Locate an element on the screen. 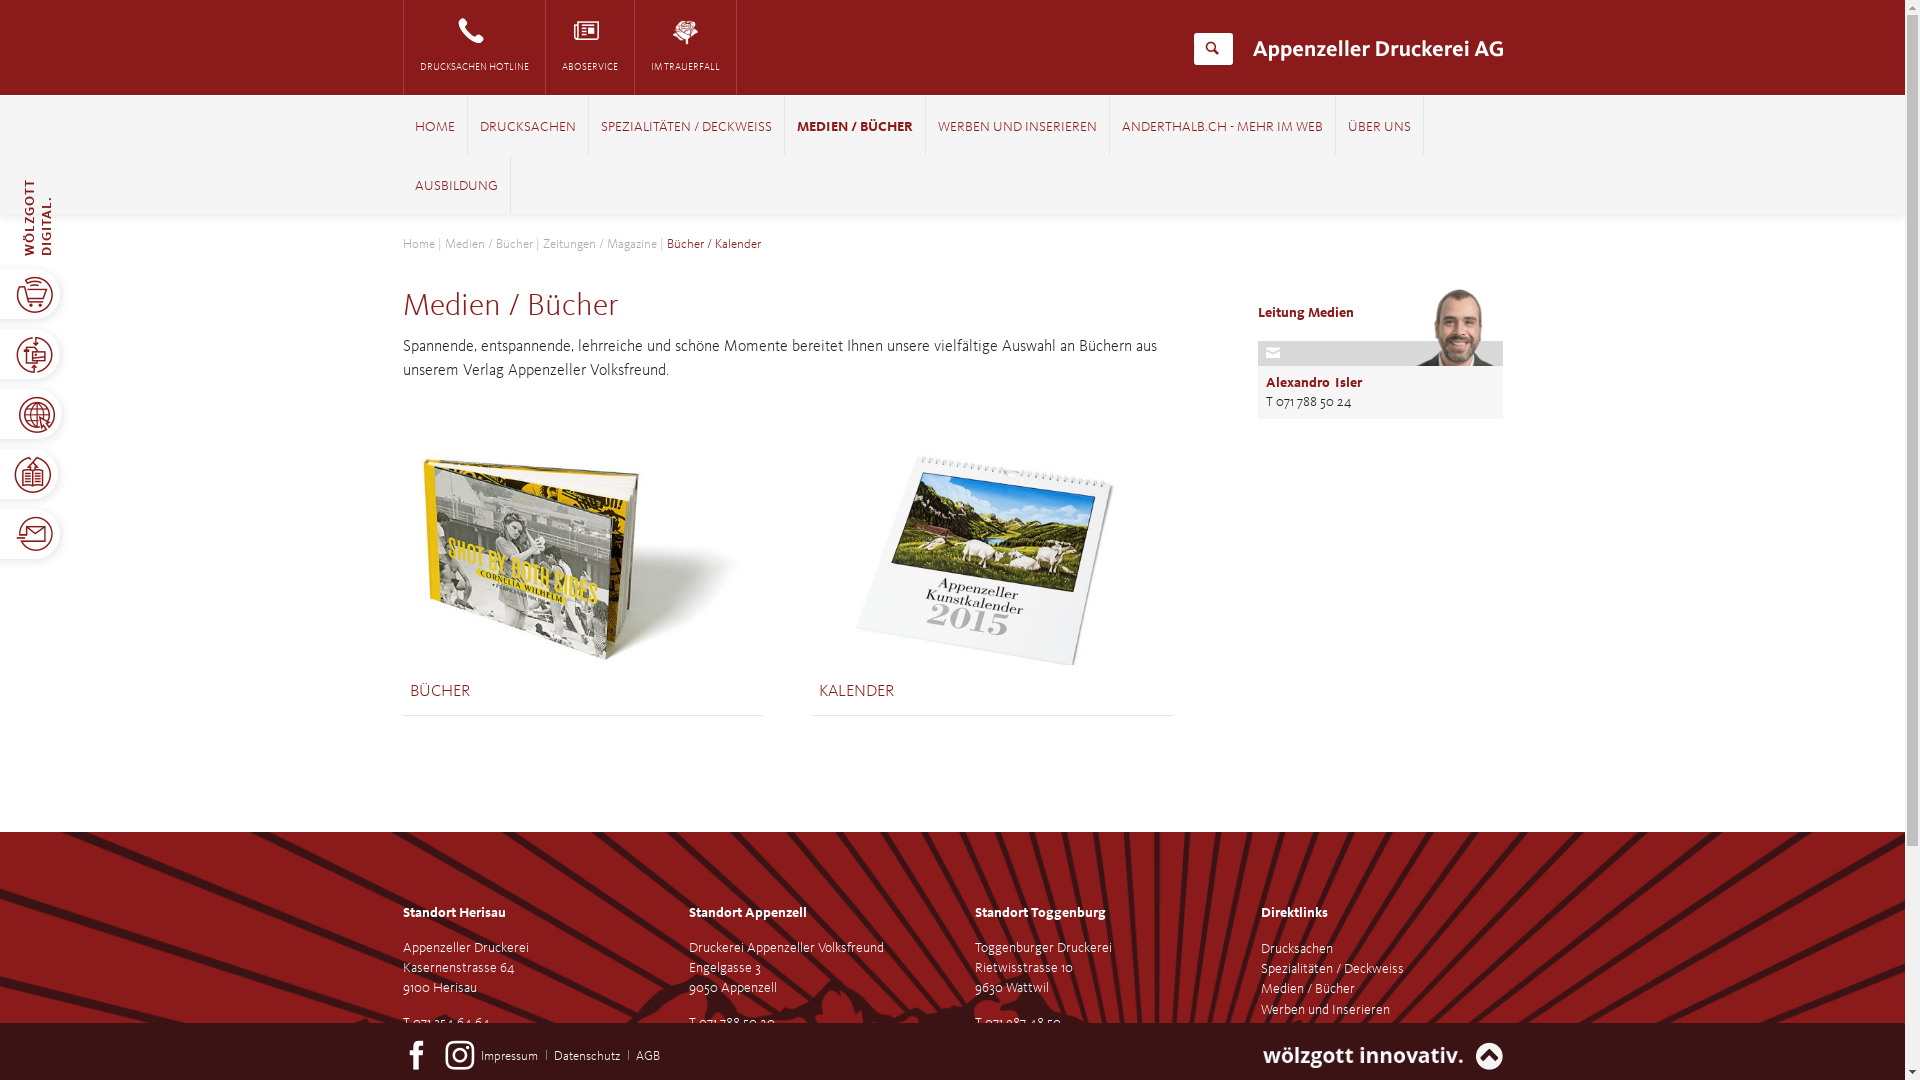 The height and width of the screenshot is (1080, 1920). 'DRUCKSACHEN' is located at coordinates (528, 127).